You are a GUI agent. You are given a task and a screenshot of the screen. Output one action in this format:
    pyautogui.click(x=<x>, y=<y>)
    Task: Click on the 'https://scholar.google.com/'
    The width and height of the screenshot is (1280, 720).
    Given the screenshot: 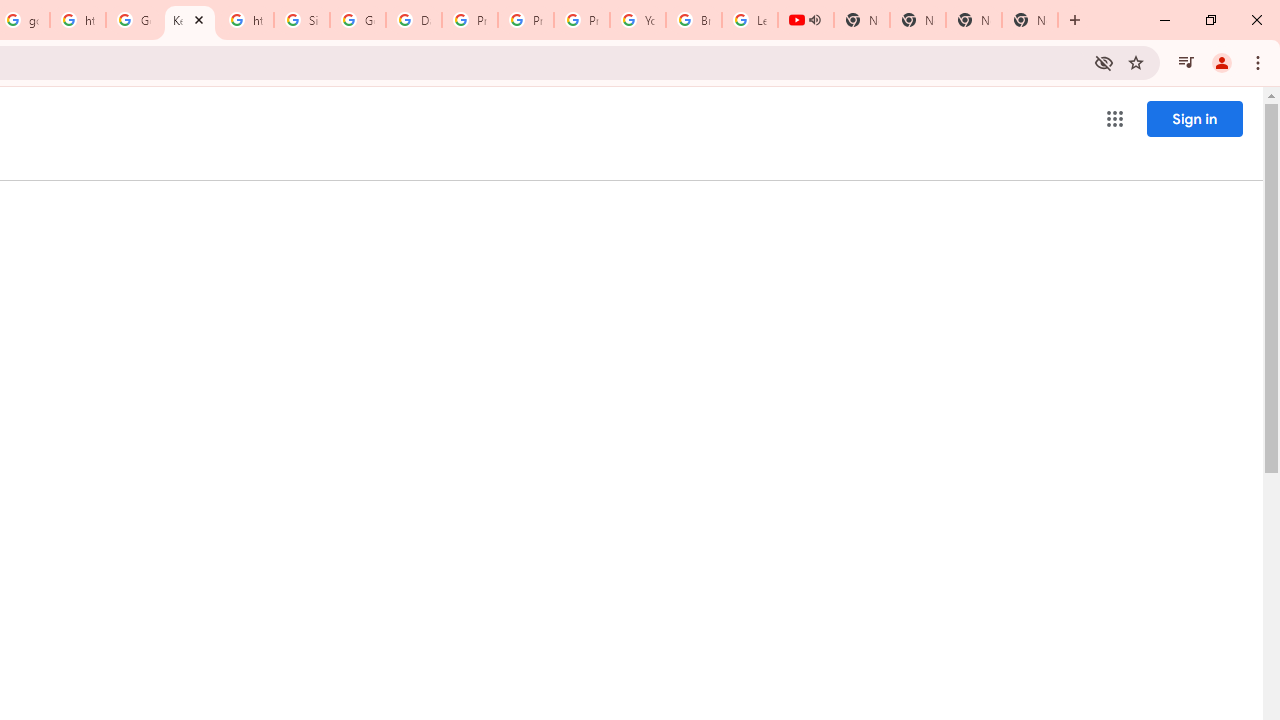 What is the action you would take?
    pyautogui.click(x=78, y=20)
    